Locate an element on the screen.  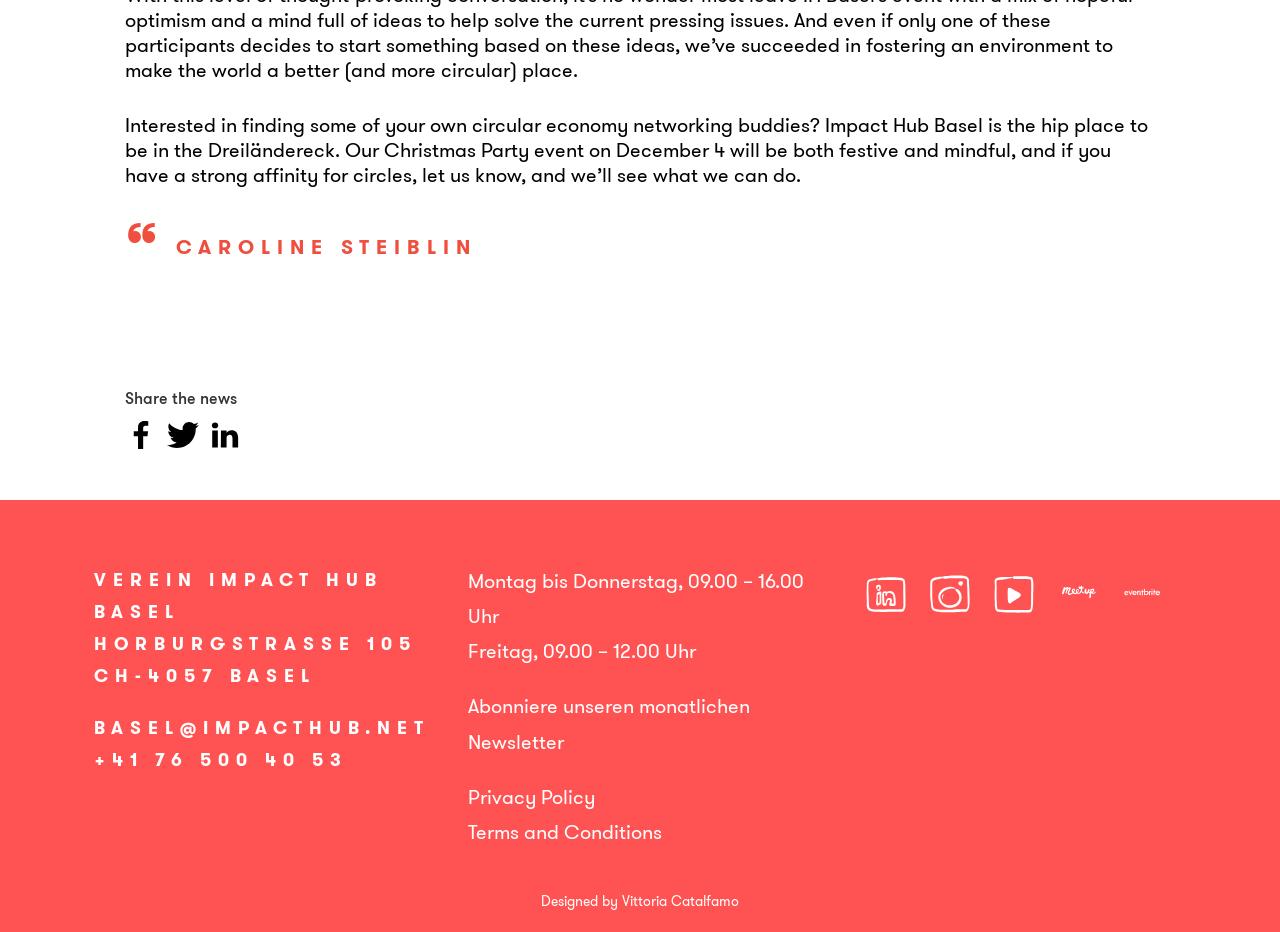
'+41 76 500 40 53' is located at coordinates (221, 759).